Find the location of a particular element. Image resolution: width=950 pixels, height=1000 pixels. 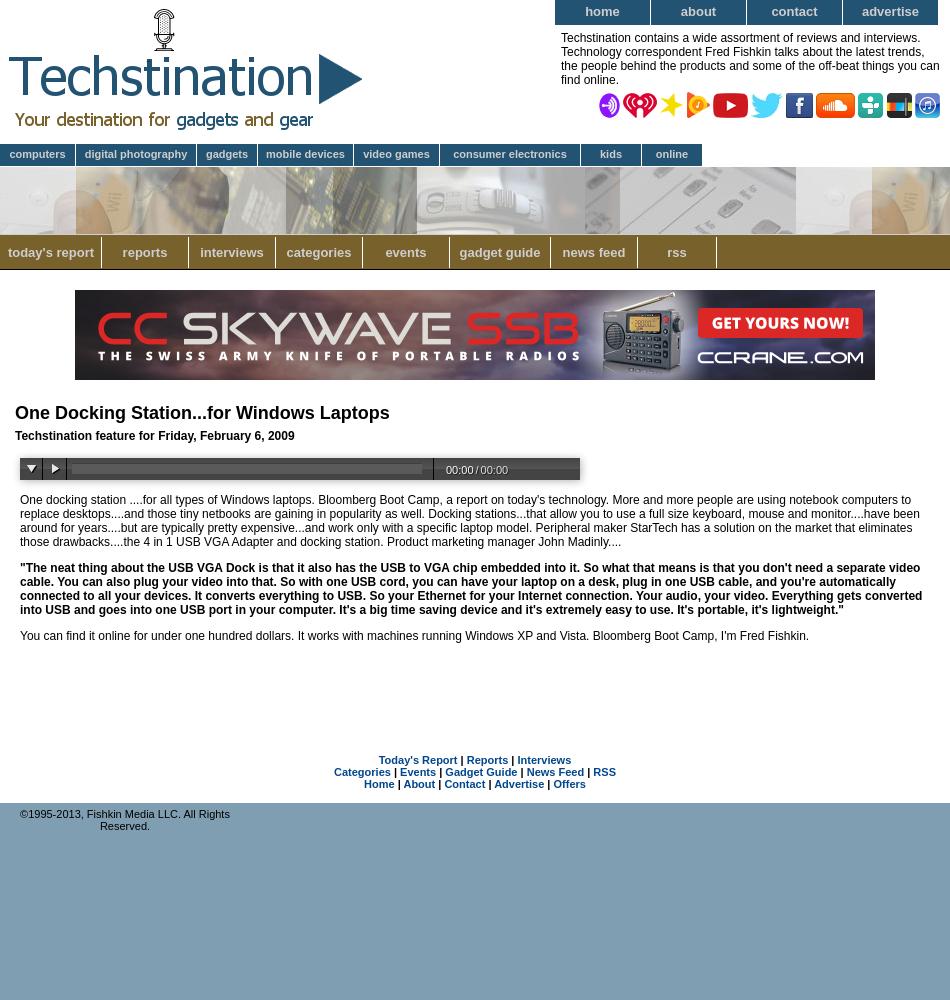

'One Docking Station...for Windows Laptops' is located at coordinates (201, 413).